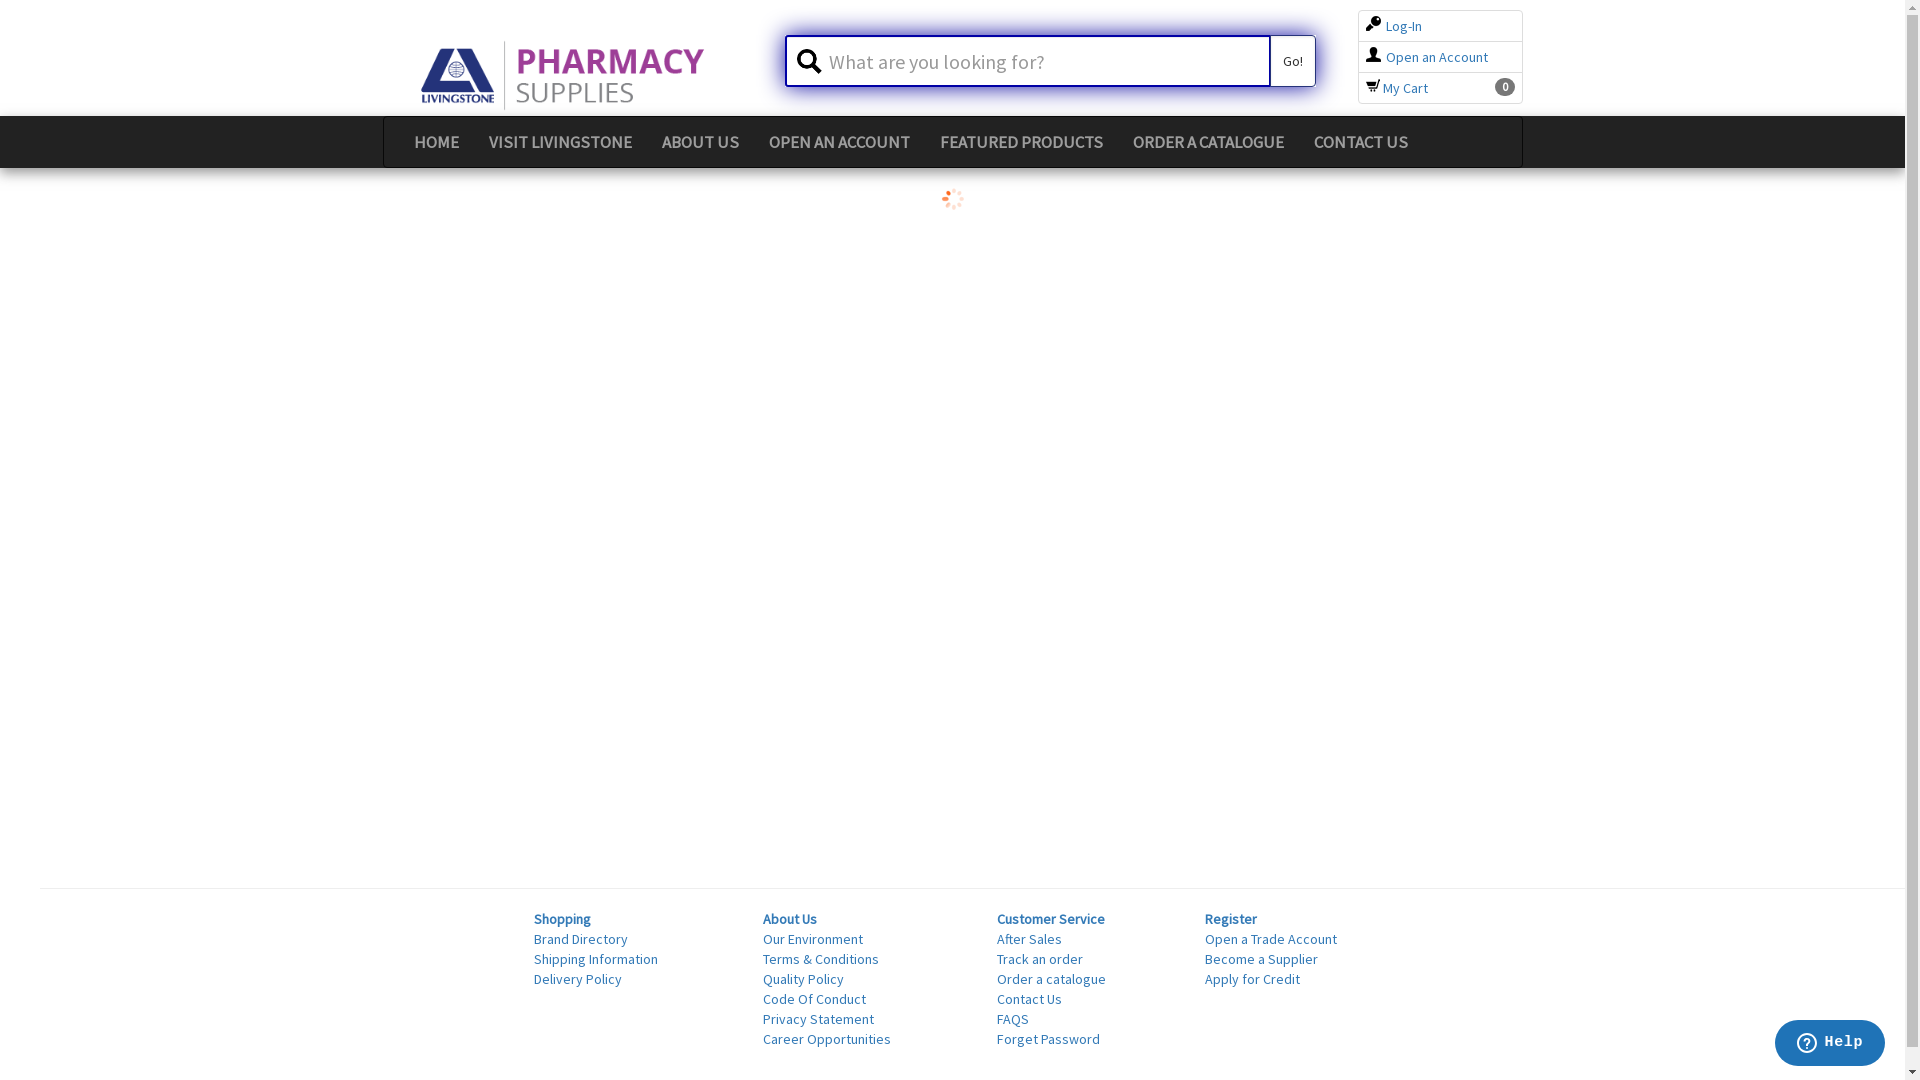 Image resolution: width=1920 pixels, height=1080 pixels. What do you see at coordinates (1392, 26) in the screenshot?
I see `'Log-In'` at bounding box center [1392, 26].